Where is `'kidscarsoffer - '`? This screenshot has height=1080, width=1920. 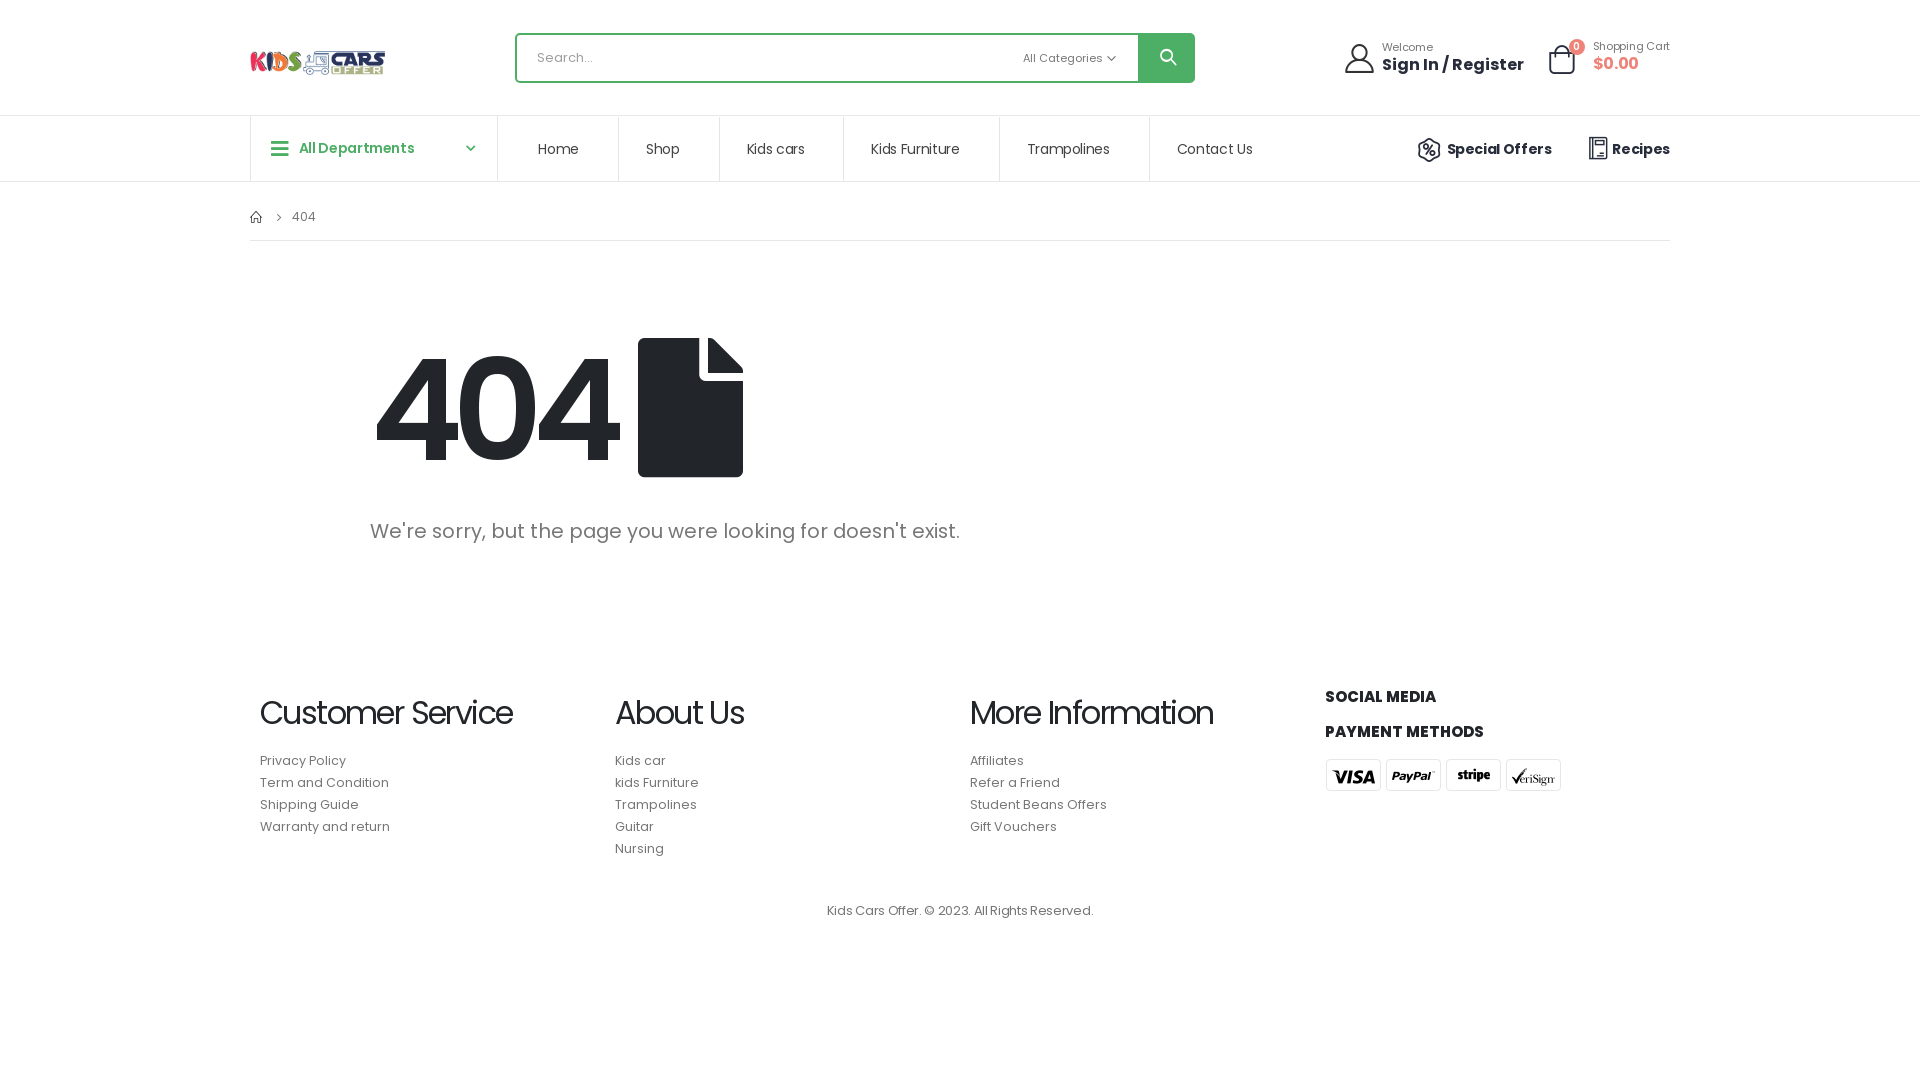 'kidscarsoffer - ' is located at coordinates (248, 62).